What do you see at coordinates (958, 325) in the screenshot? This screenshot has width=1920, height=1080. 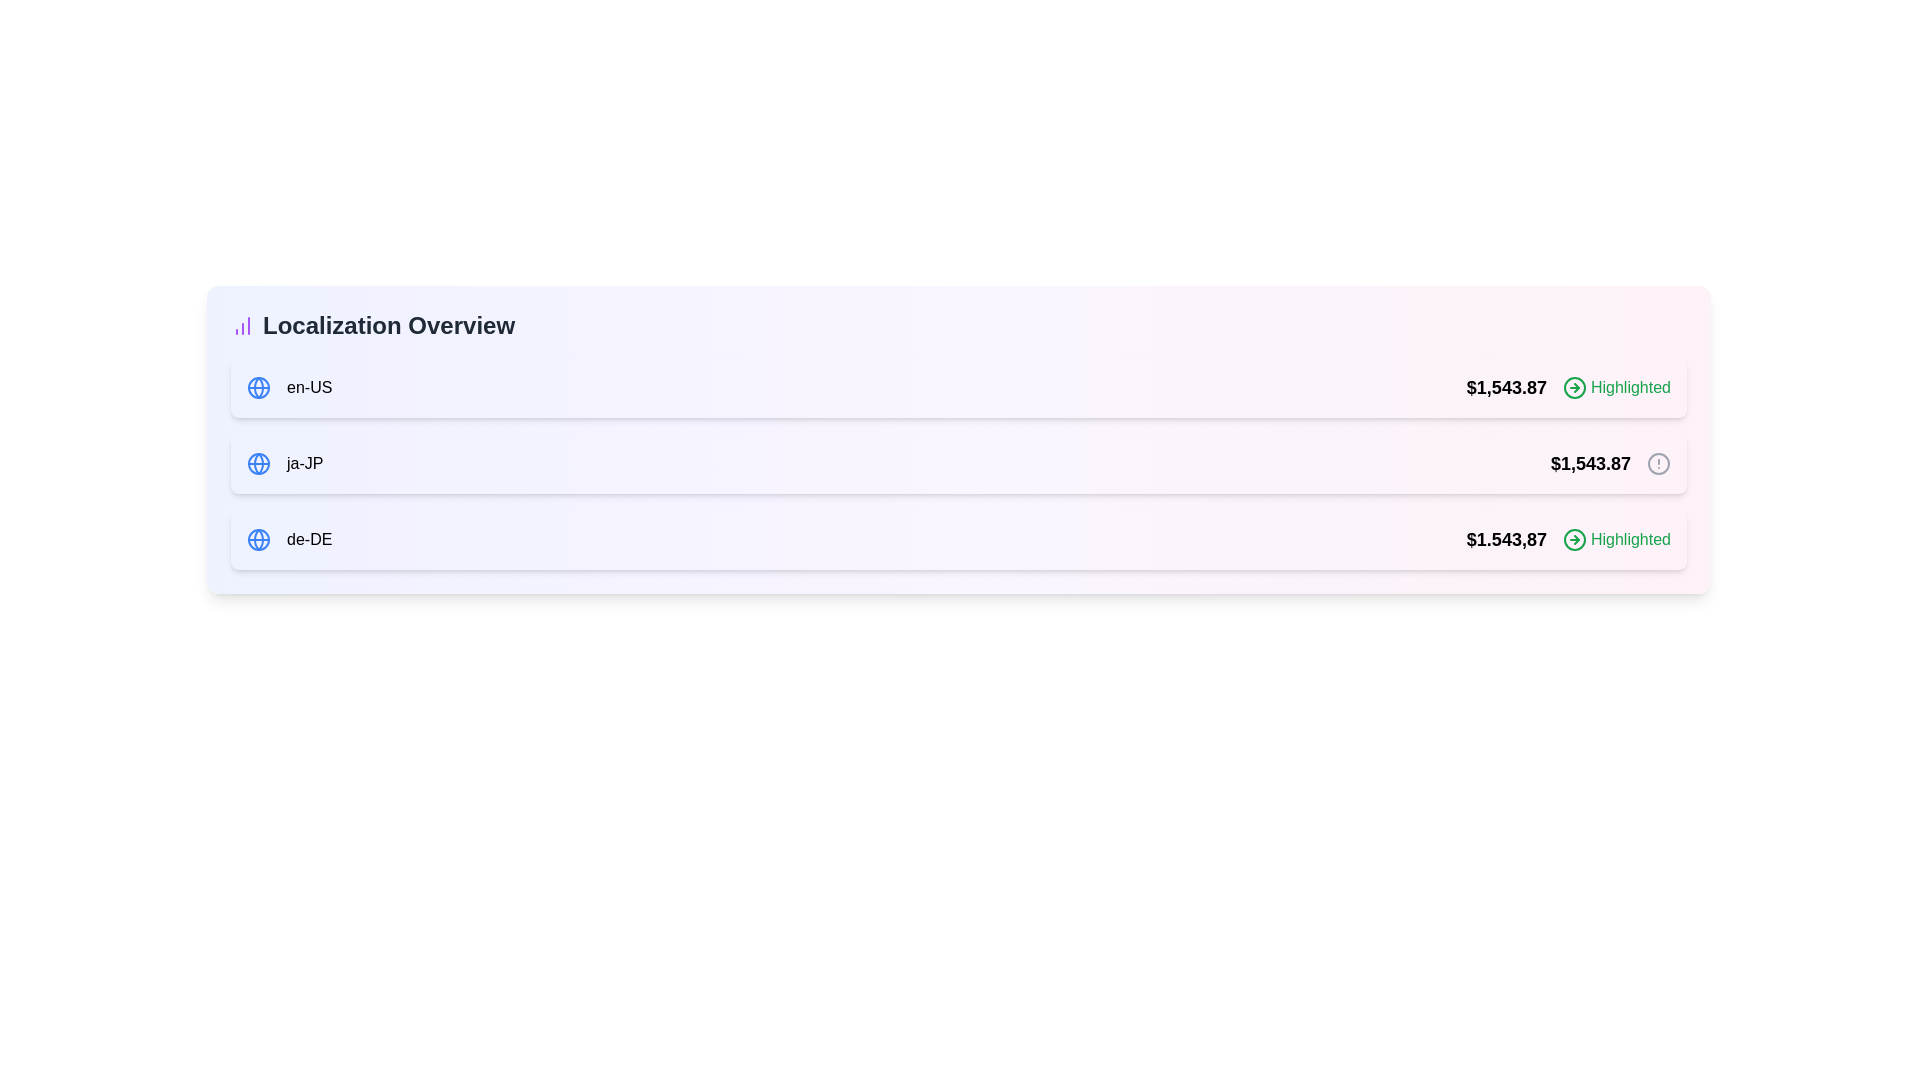 I see `the localization section referenced` at bounding box center [958, 325].